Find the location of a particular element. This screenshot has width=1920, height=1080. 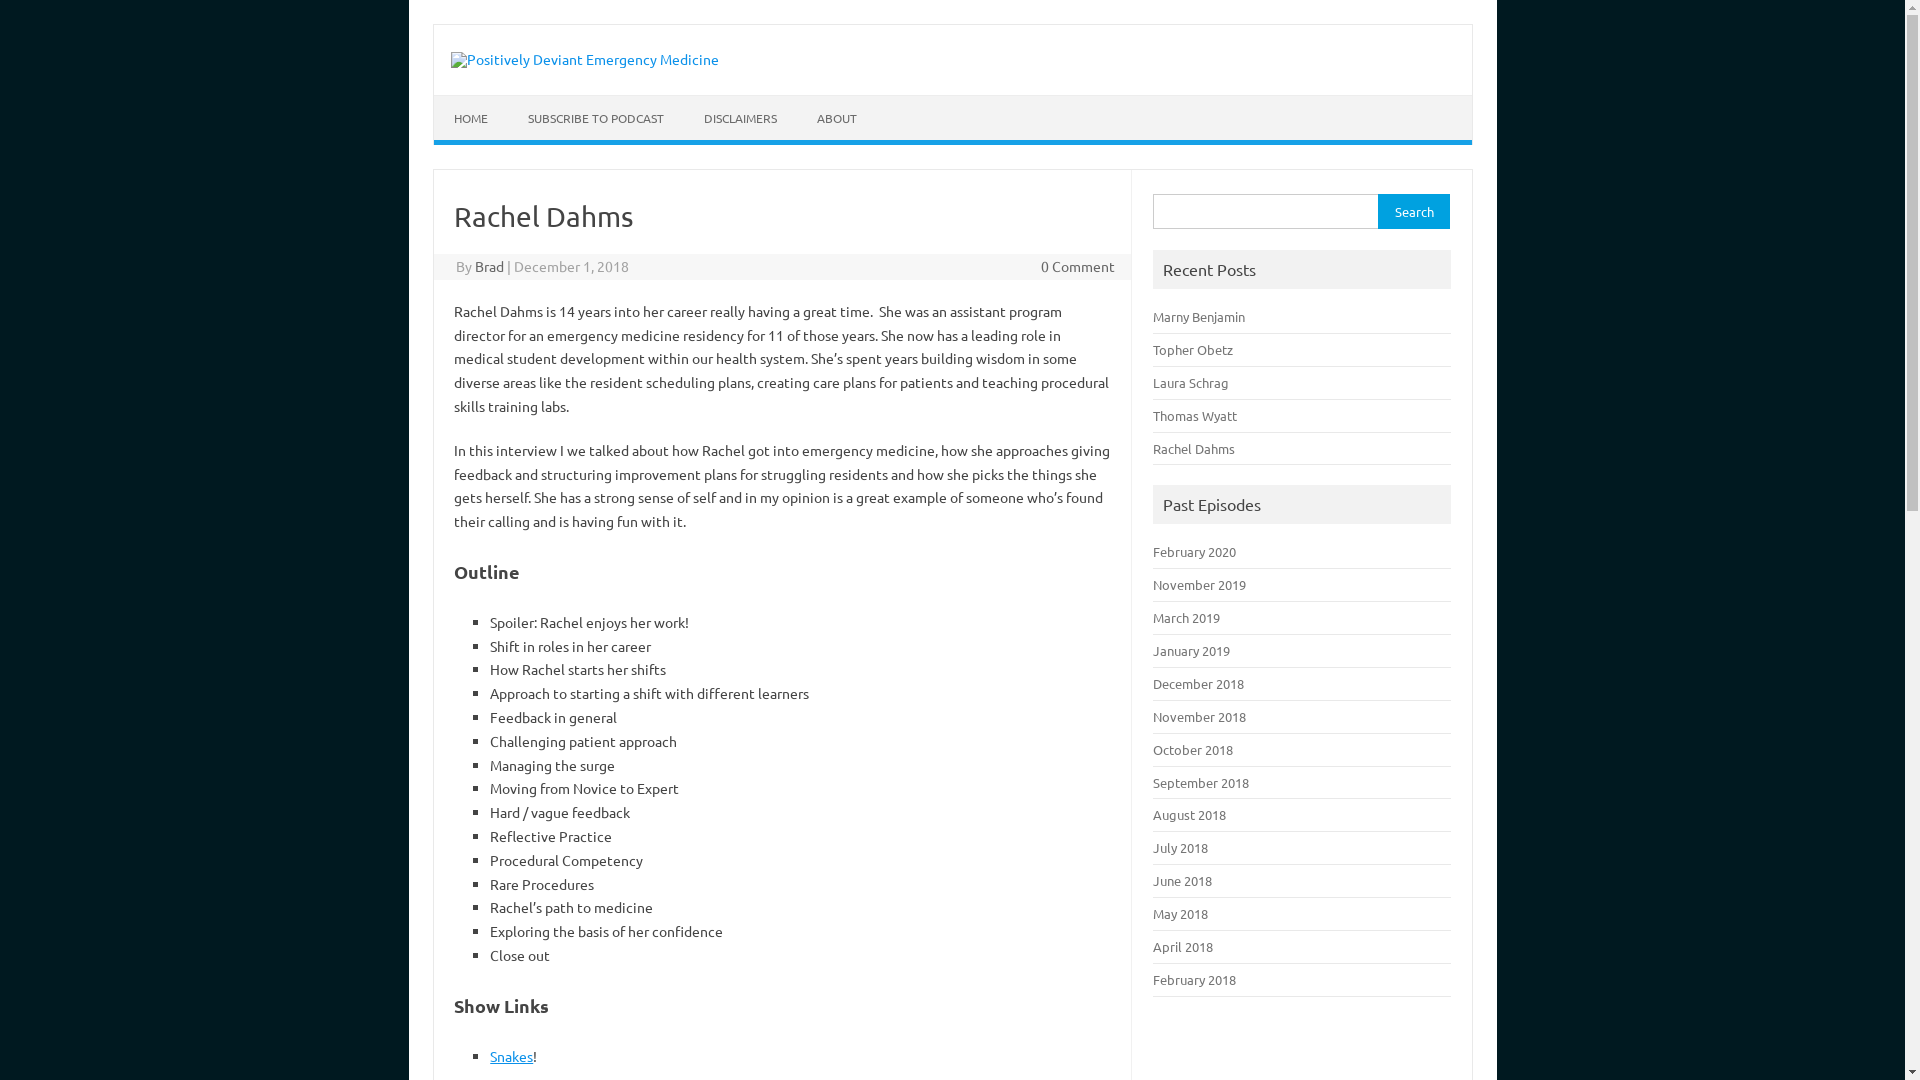

'August 2018' is located at coordinates (1189, 814).